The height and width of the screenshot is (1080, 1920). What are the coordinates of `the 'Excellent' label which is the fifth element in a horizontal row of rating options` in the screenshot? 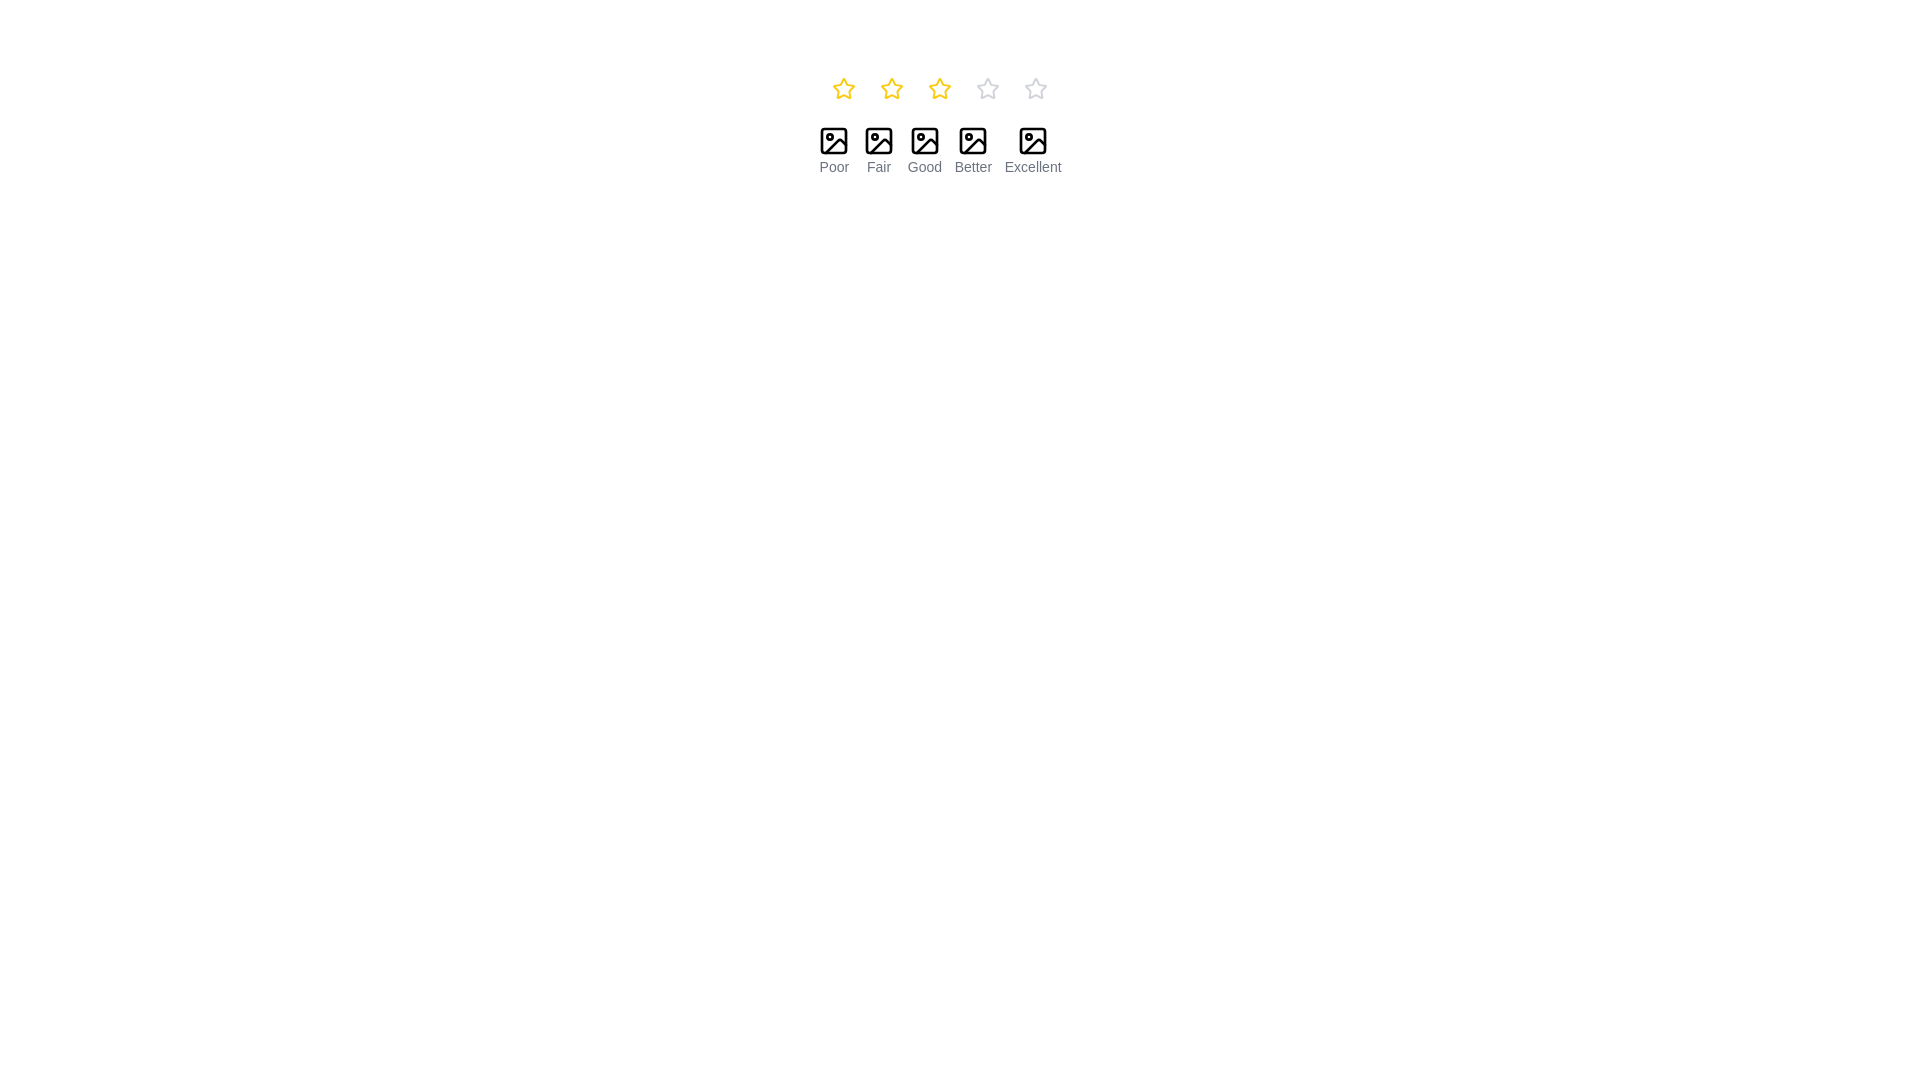 It's located at (1033, 149).